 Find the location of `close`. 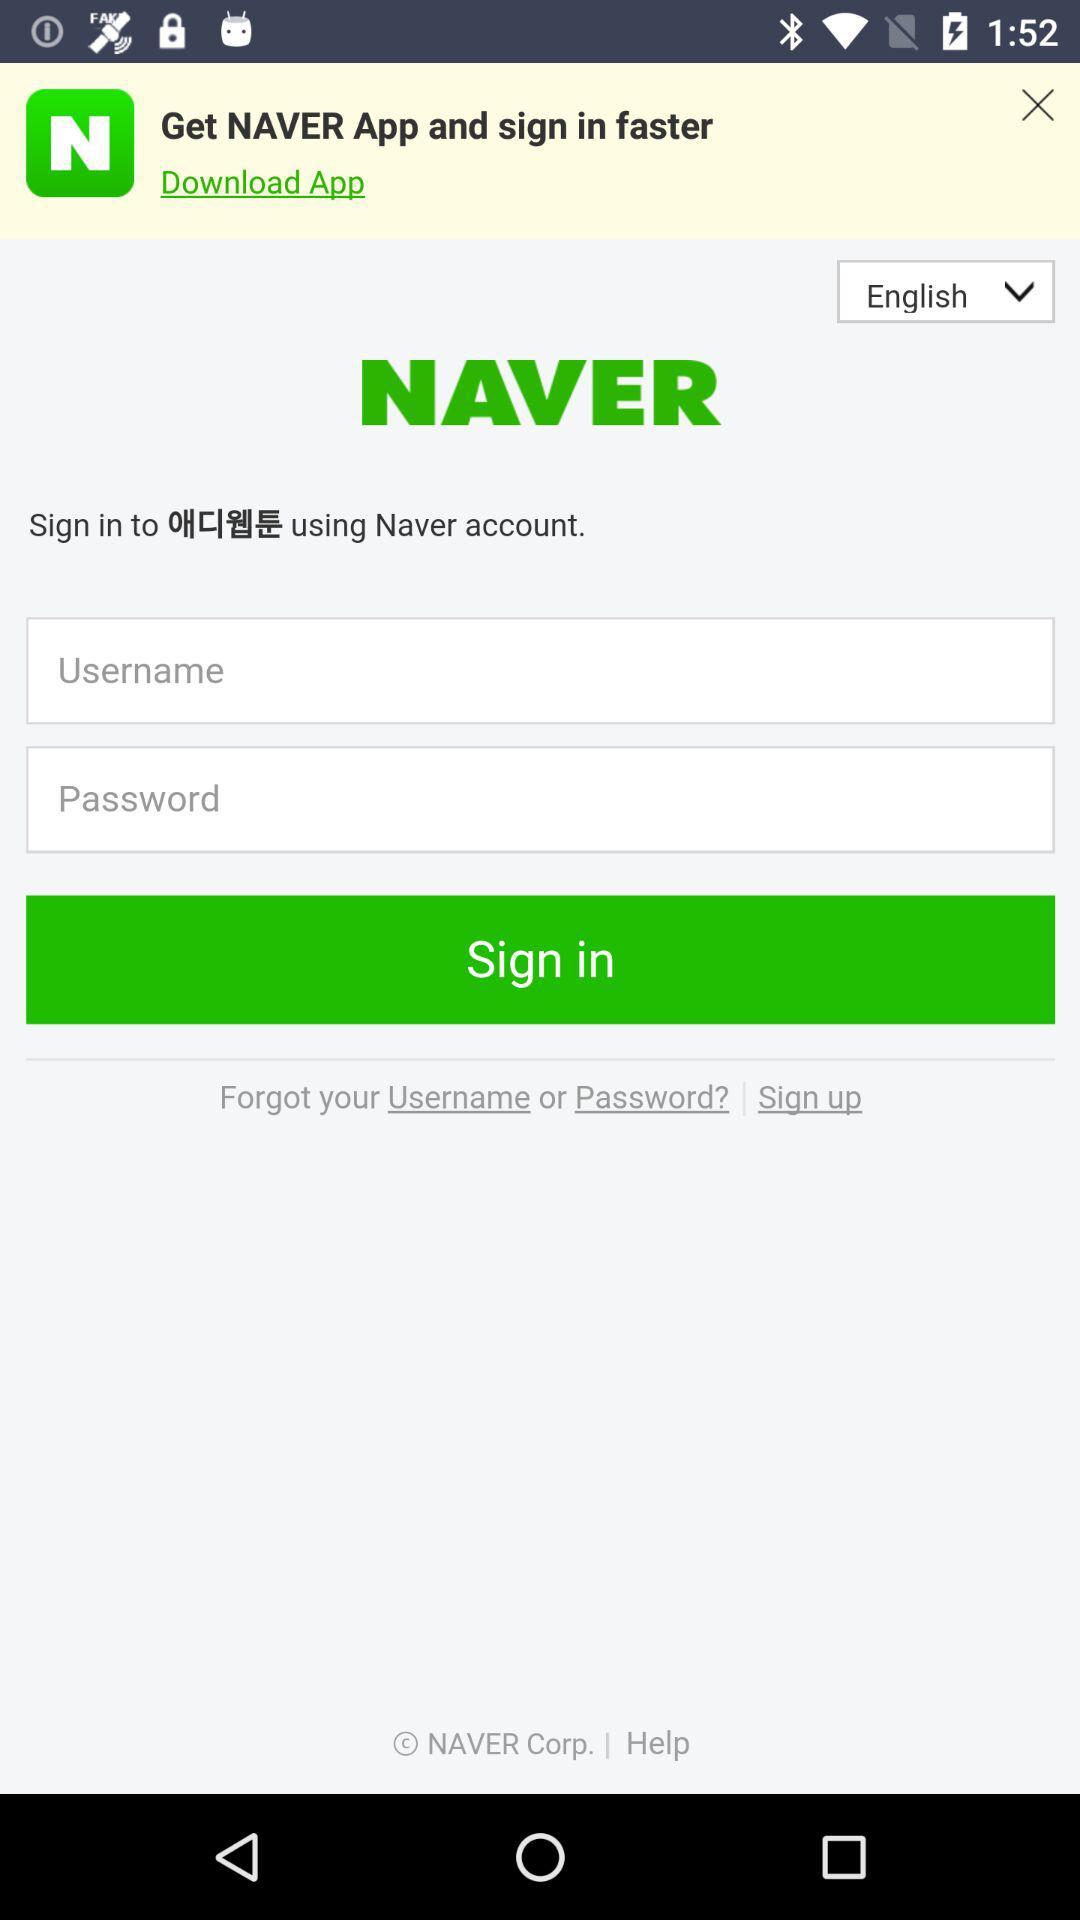

close is located at coordinates (1036, 150).